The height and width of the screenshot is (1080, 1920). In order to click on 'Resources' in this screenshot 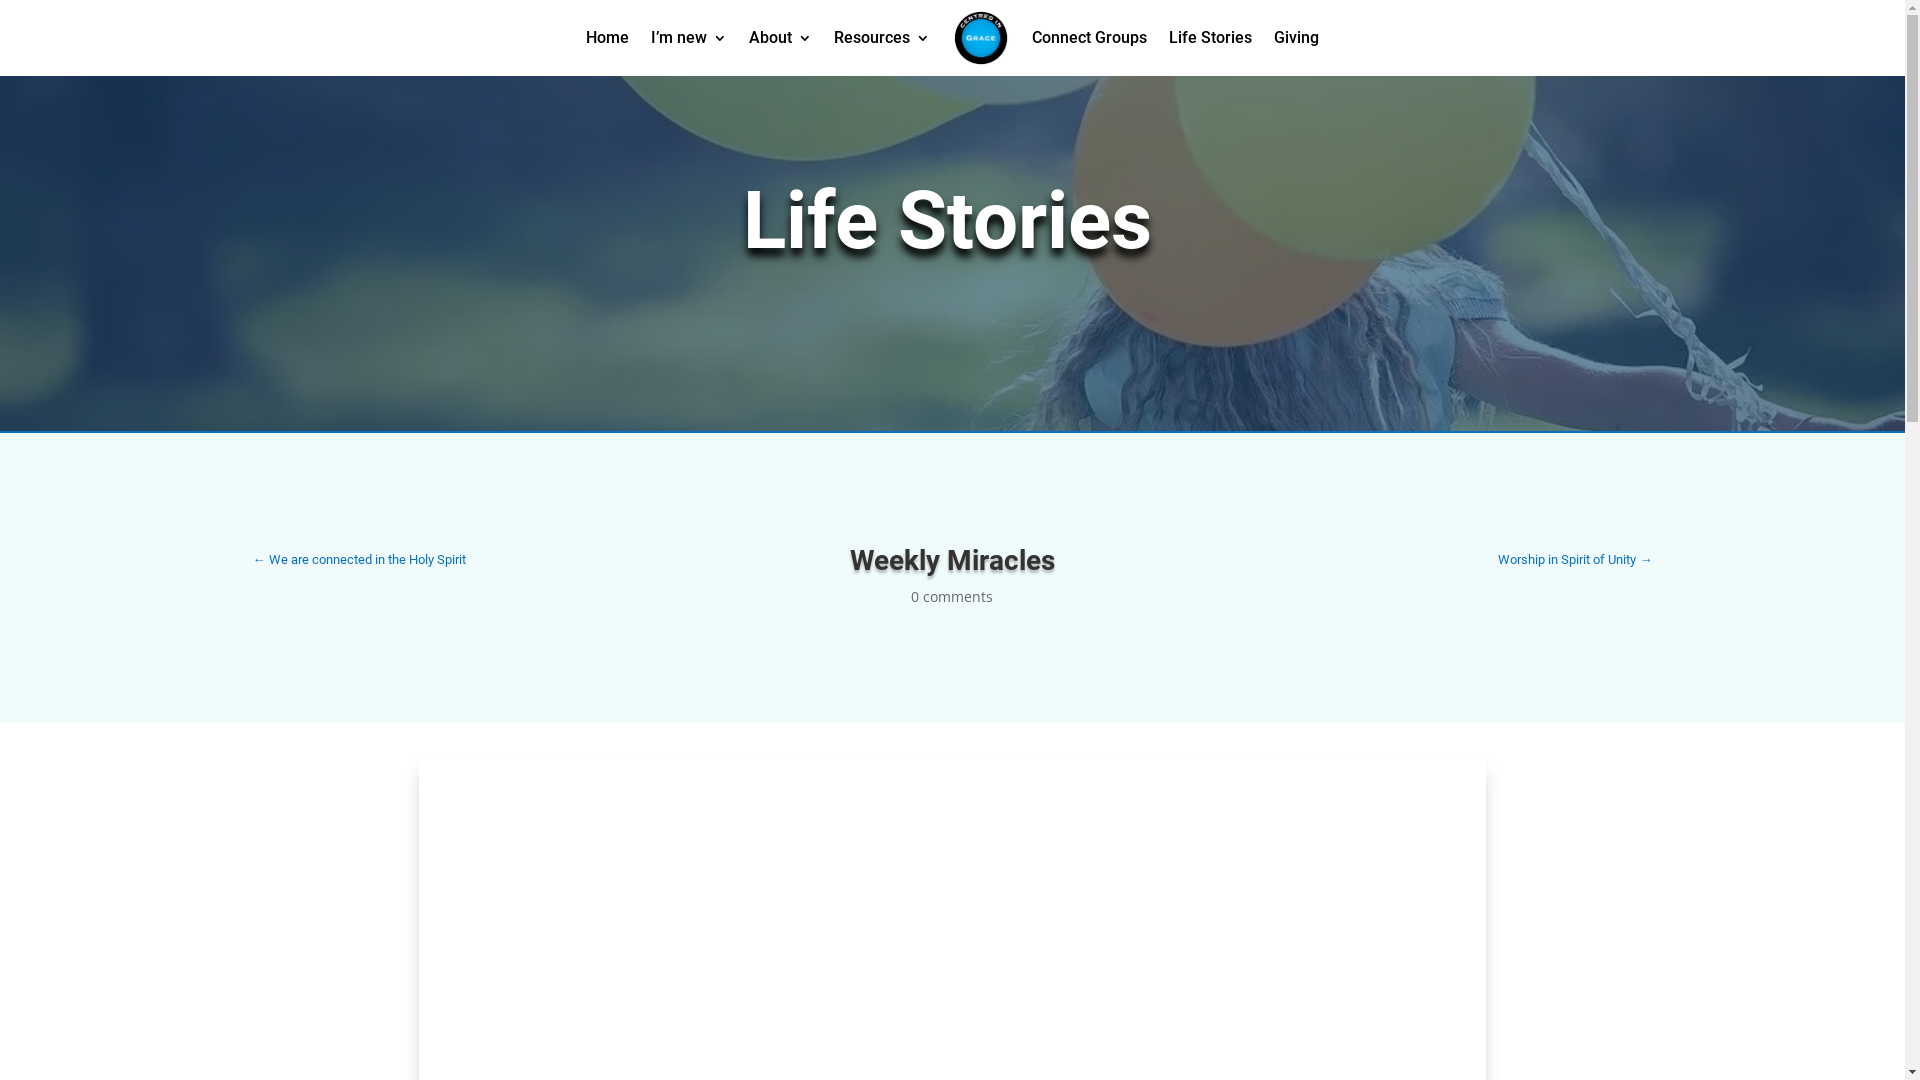, I will do `click(881, 38)`.